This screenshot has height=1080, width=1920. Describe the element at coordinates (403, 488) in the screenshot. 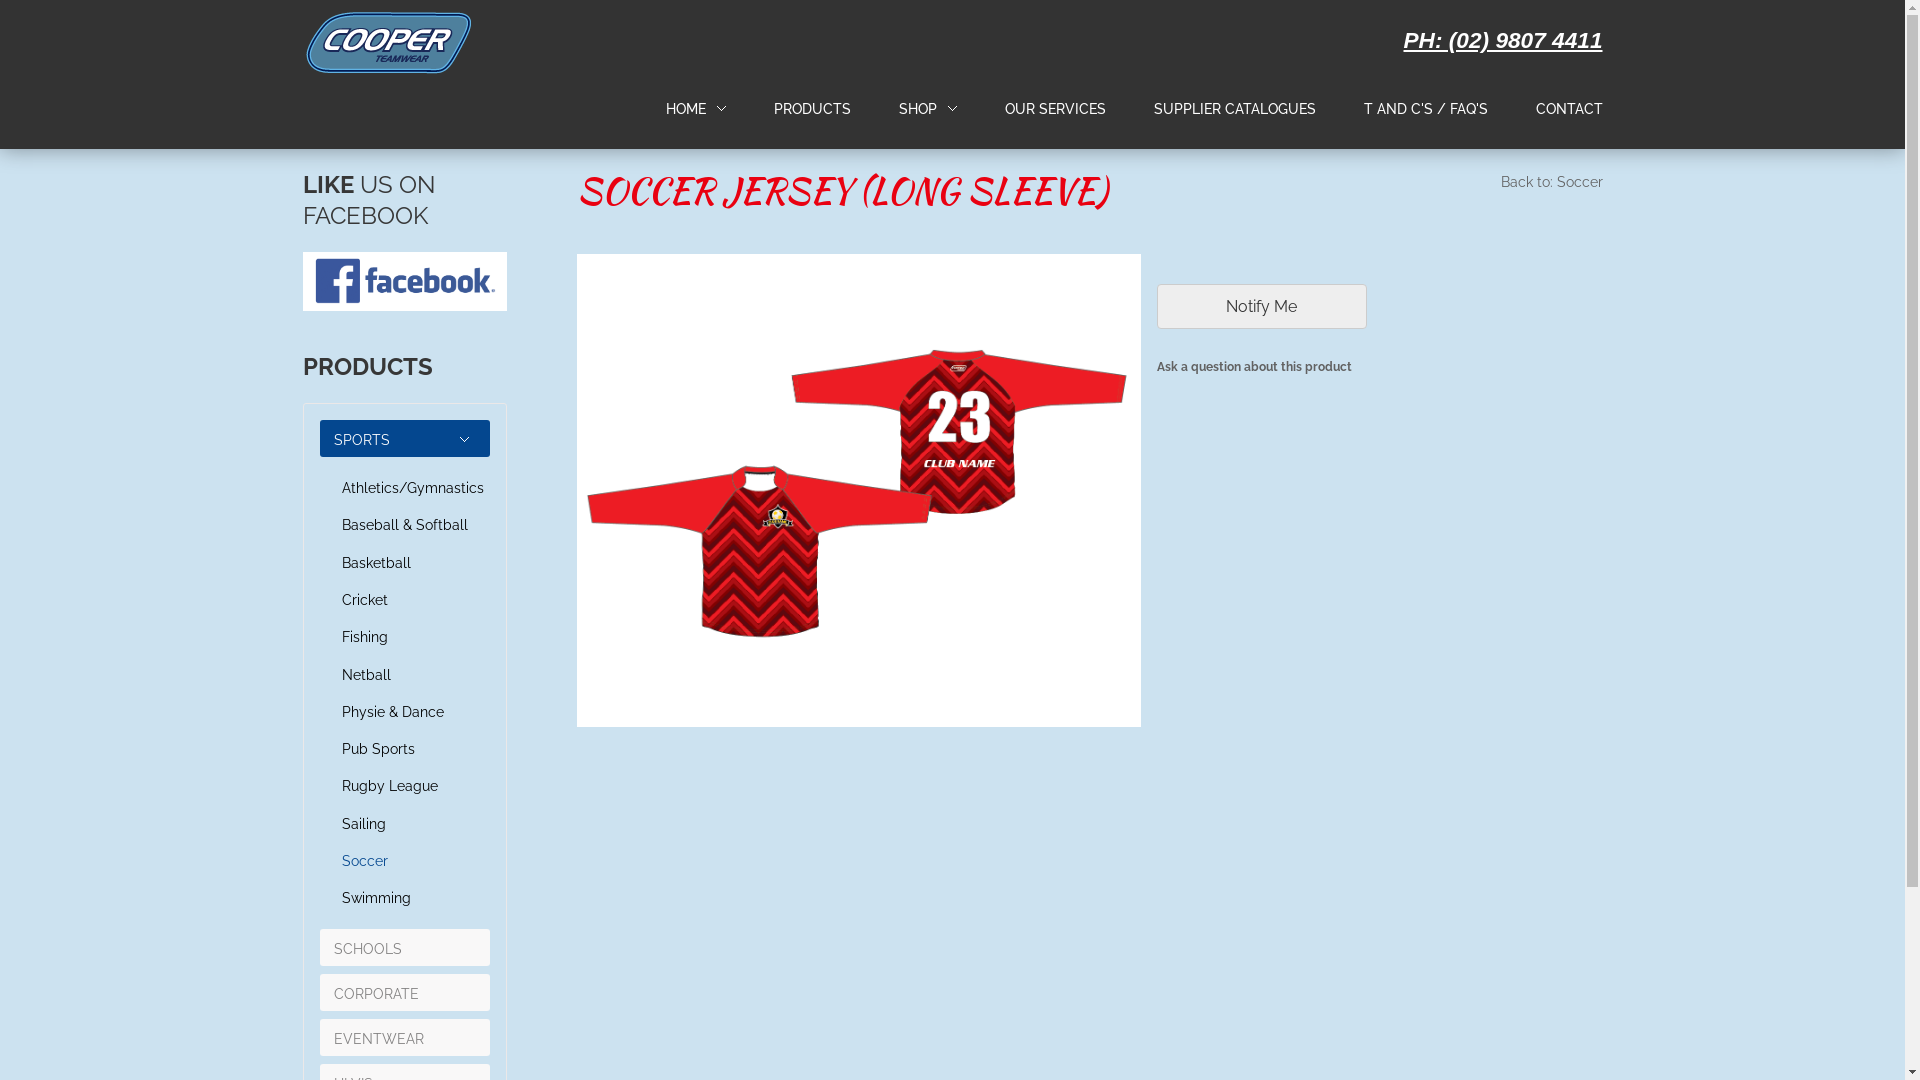

I see `'Athletics/Gymnastics'` at that location.